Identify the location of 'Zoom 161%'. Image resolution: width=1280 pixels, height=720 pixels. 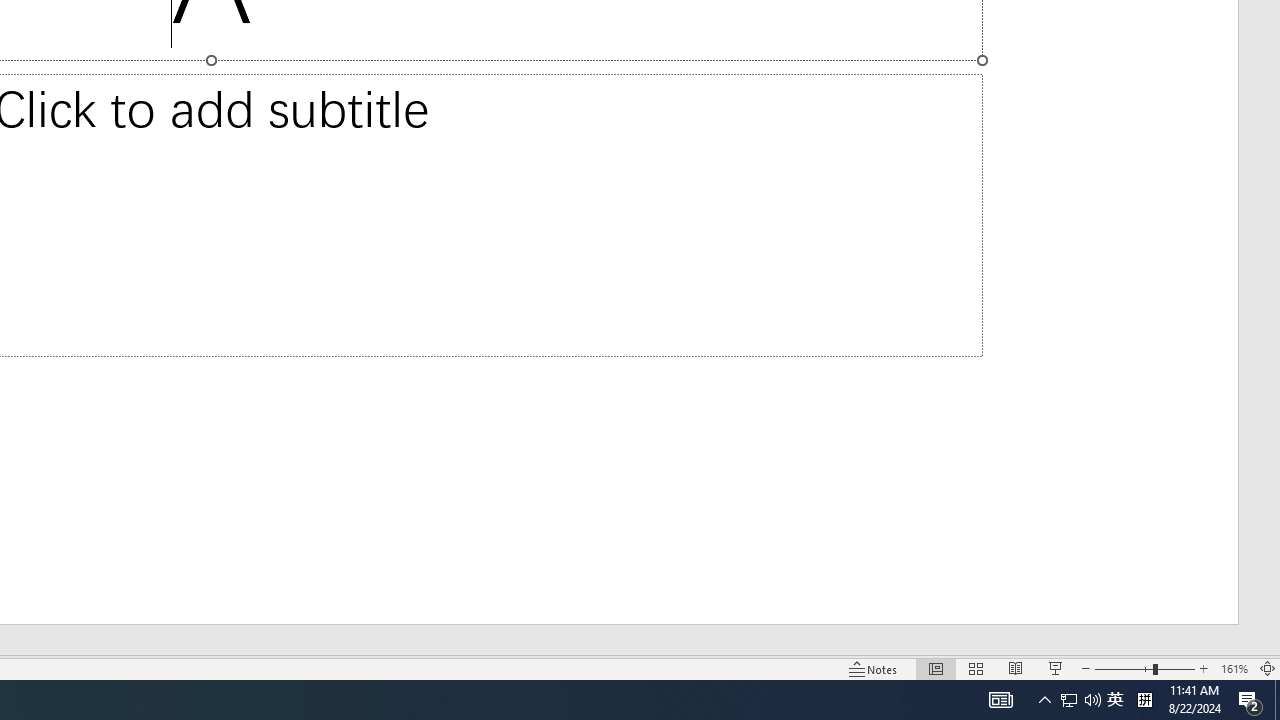
(1233, 669).